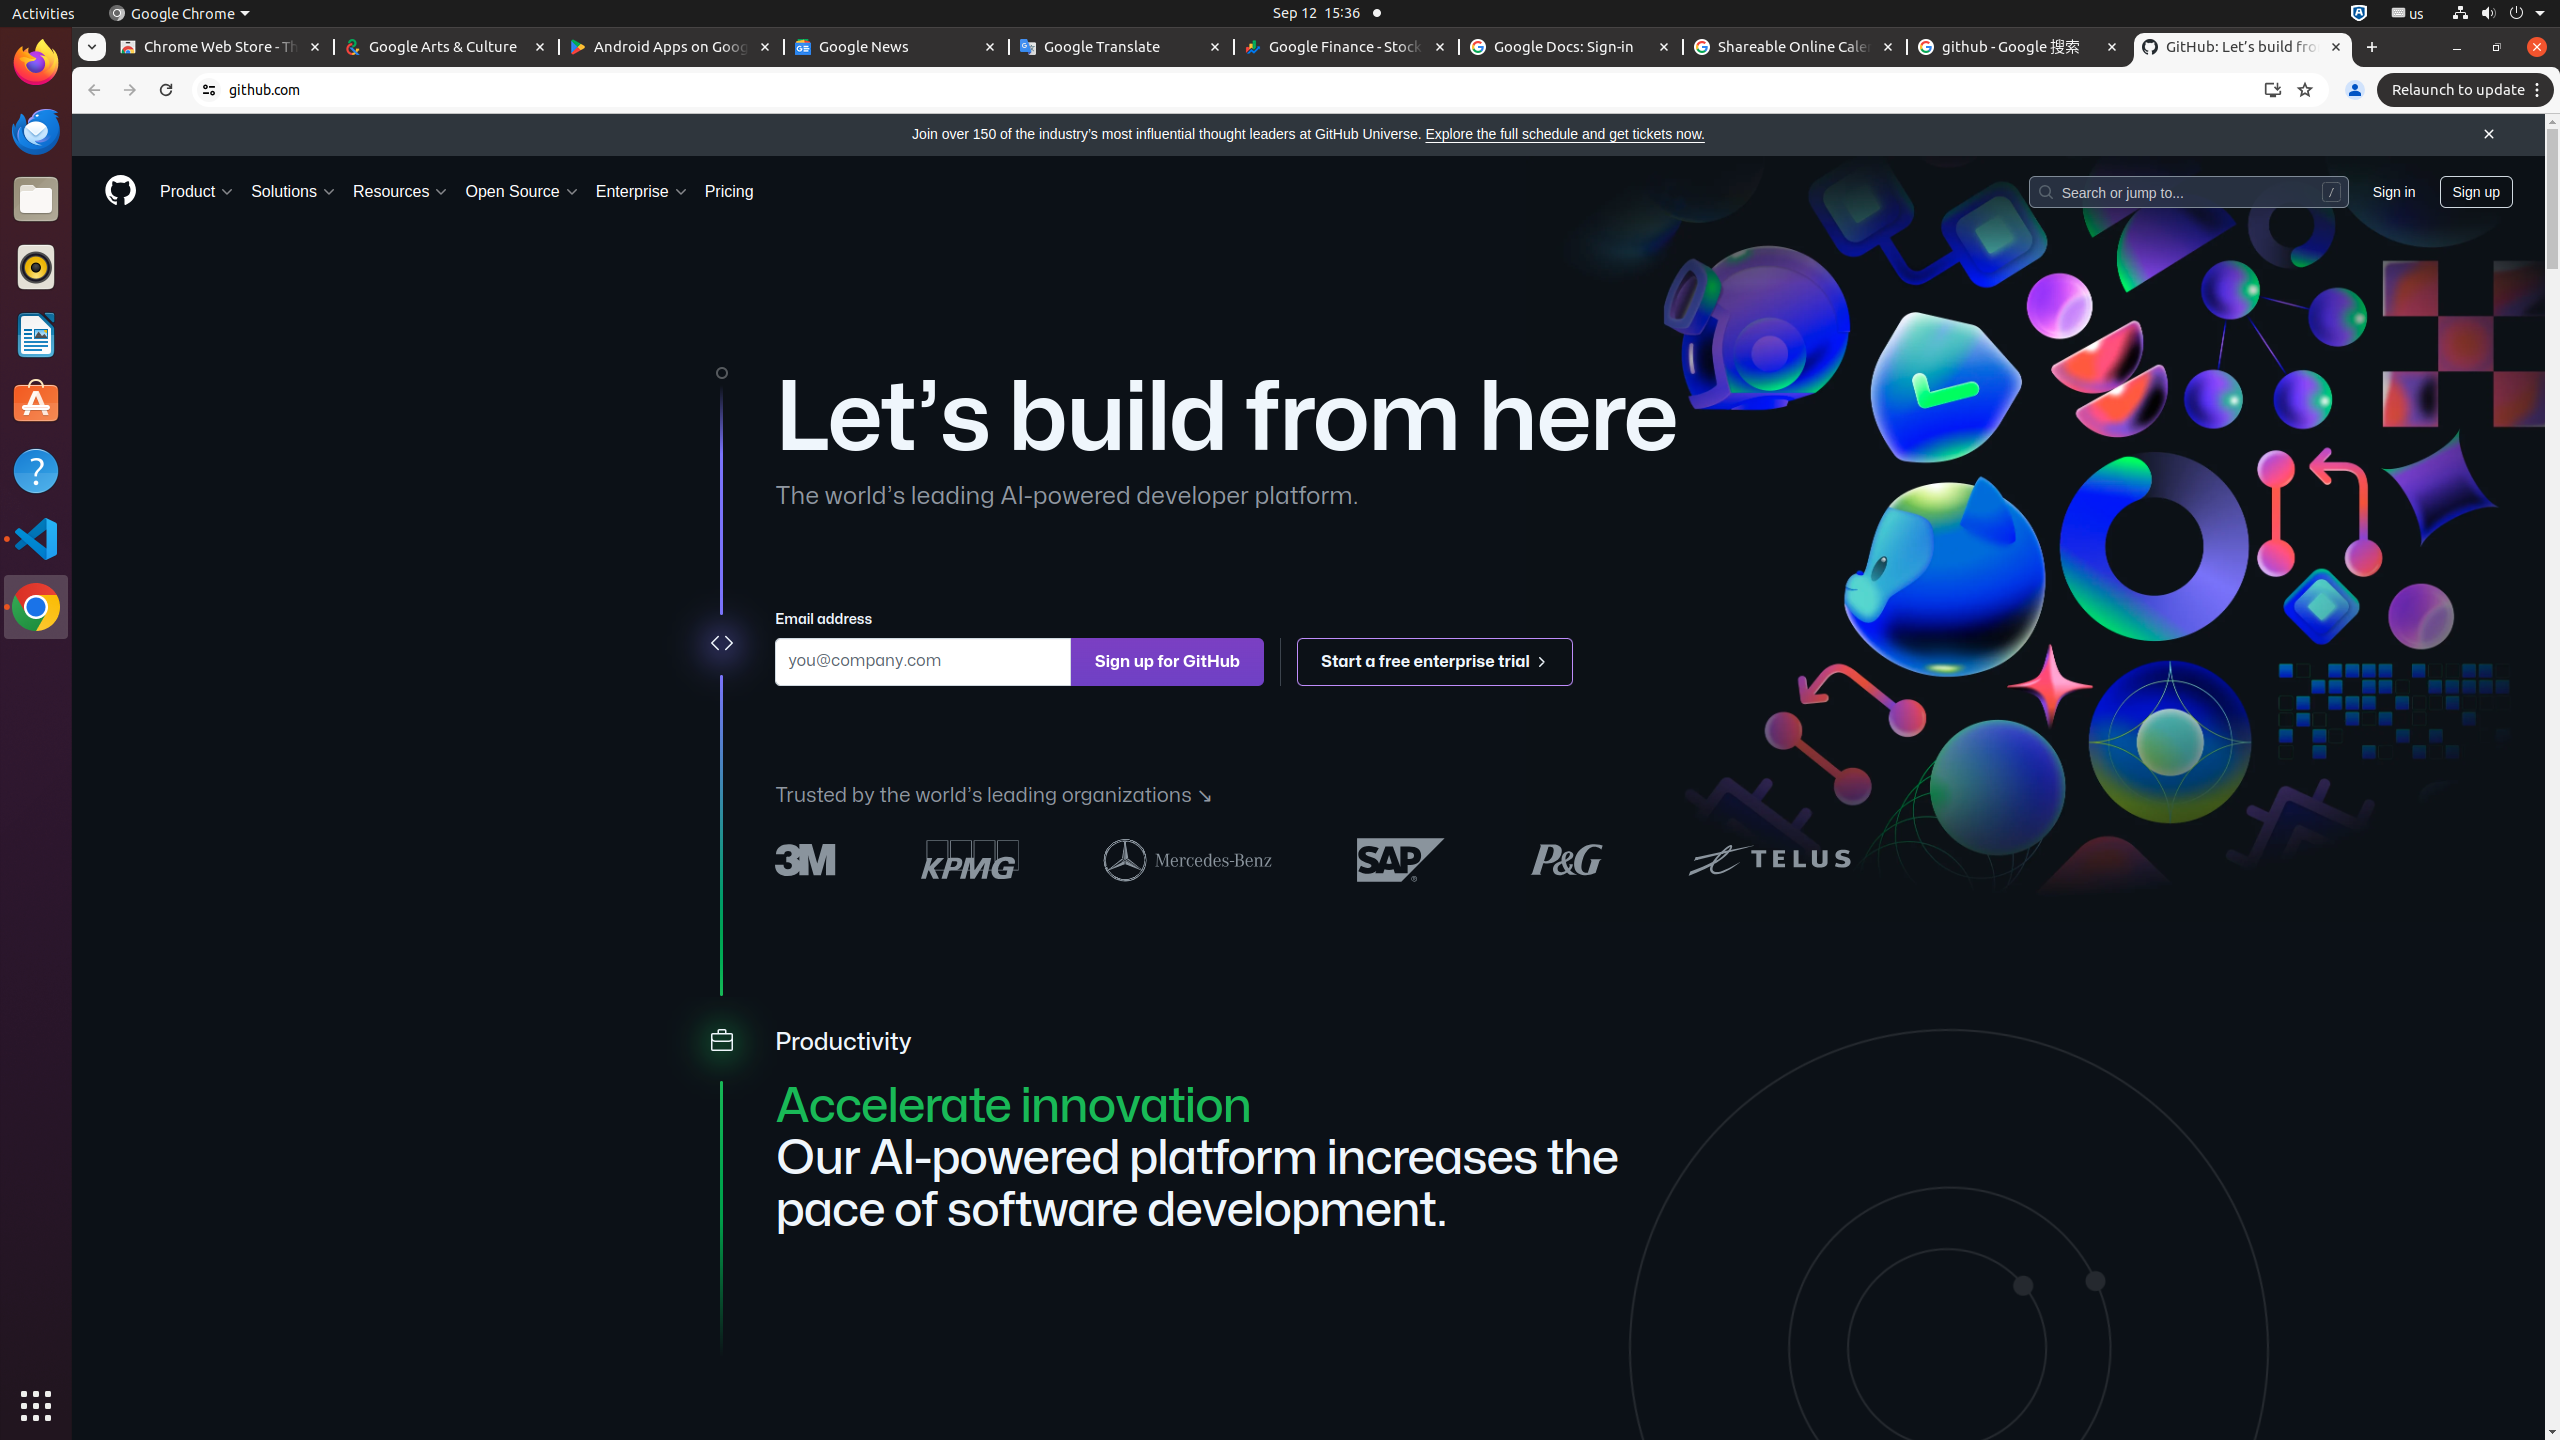 The width and height of the screenshot is (2560, 1440). What do you see at coordinates (2018, 46) in the screenshot?
I see `'github - Google 搜索 - Memory usage - 112 MB'` at bounding box center [2018, 46].